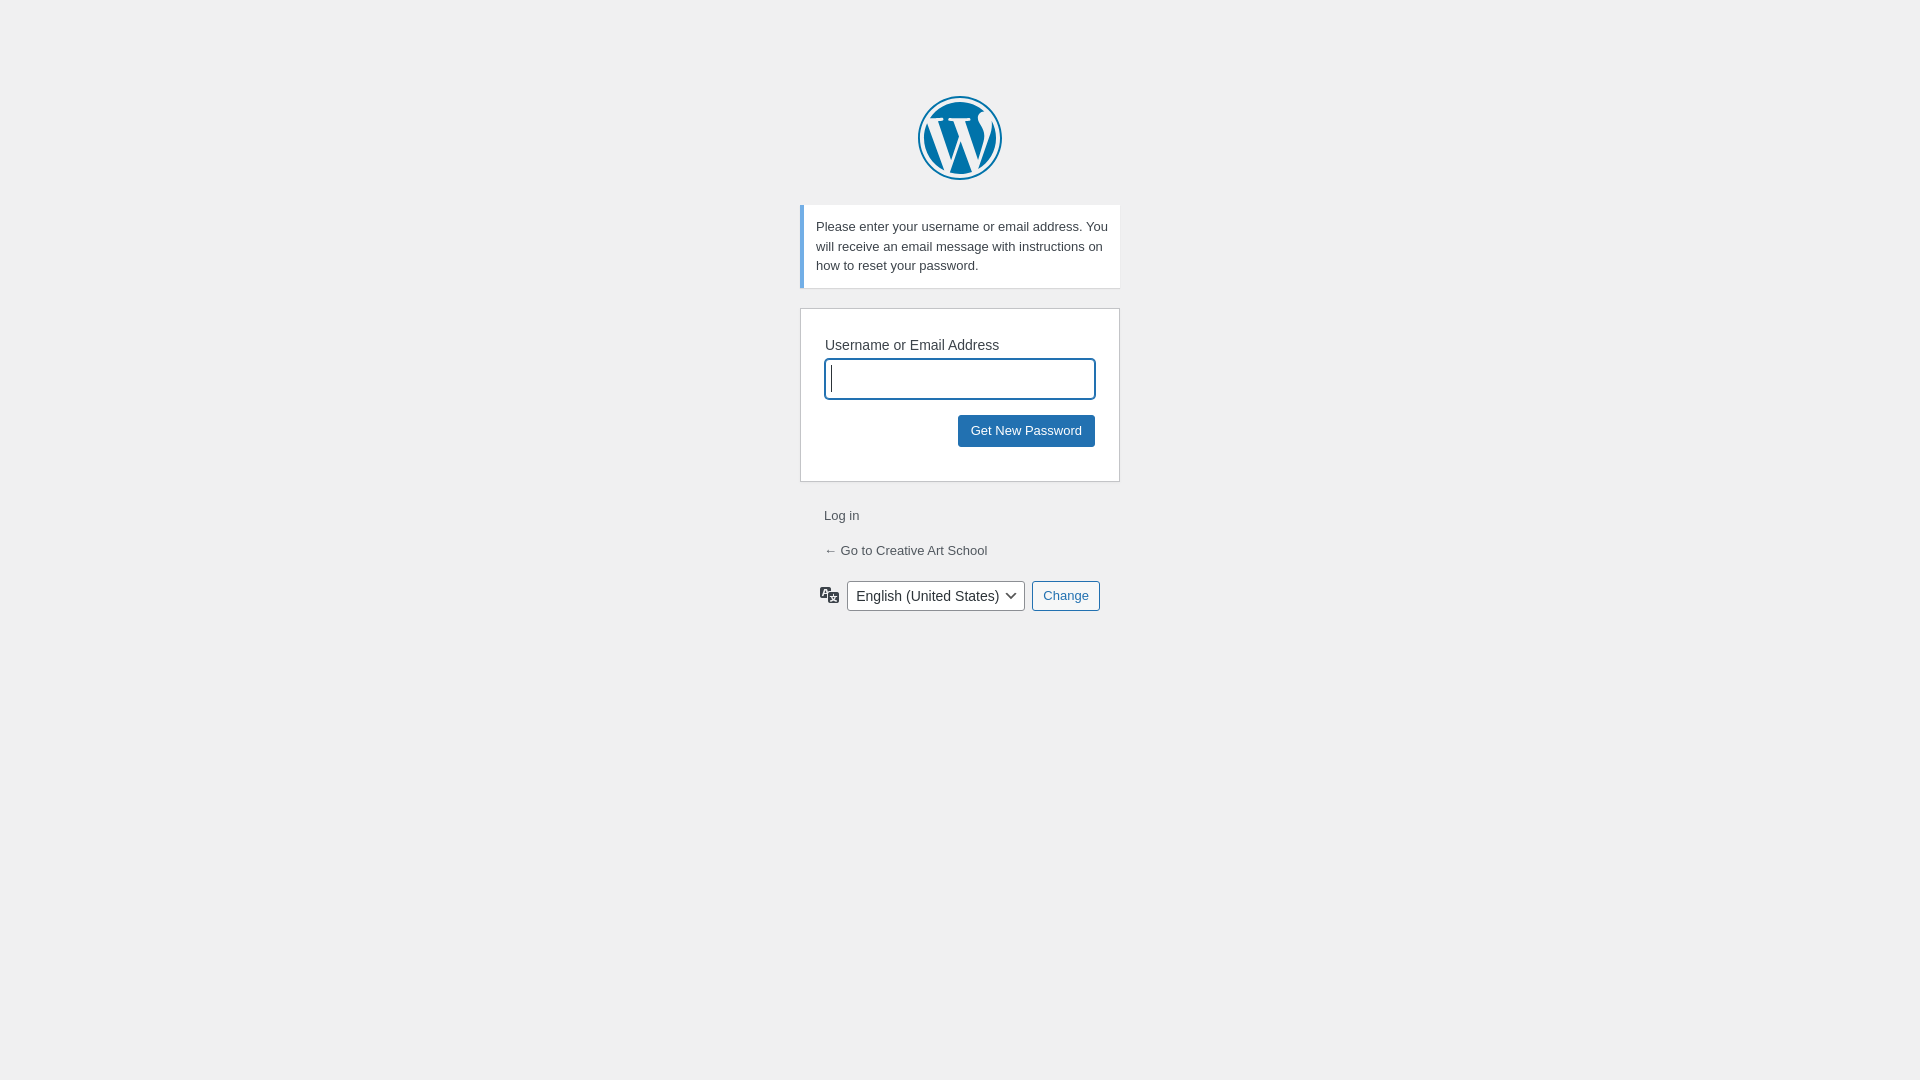  What do you see at coordinates (960, 137) in the screenshot?
I see `'Powered by WordPress'` at bounding box center [960, 137].